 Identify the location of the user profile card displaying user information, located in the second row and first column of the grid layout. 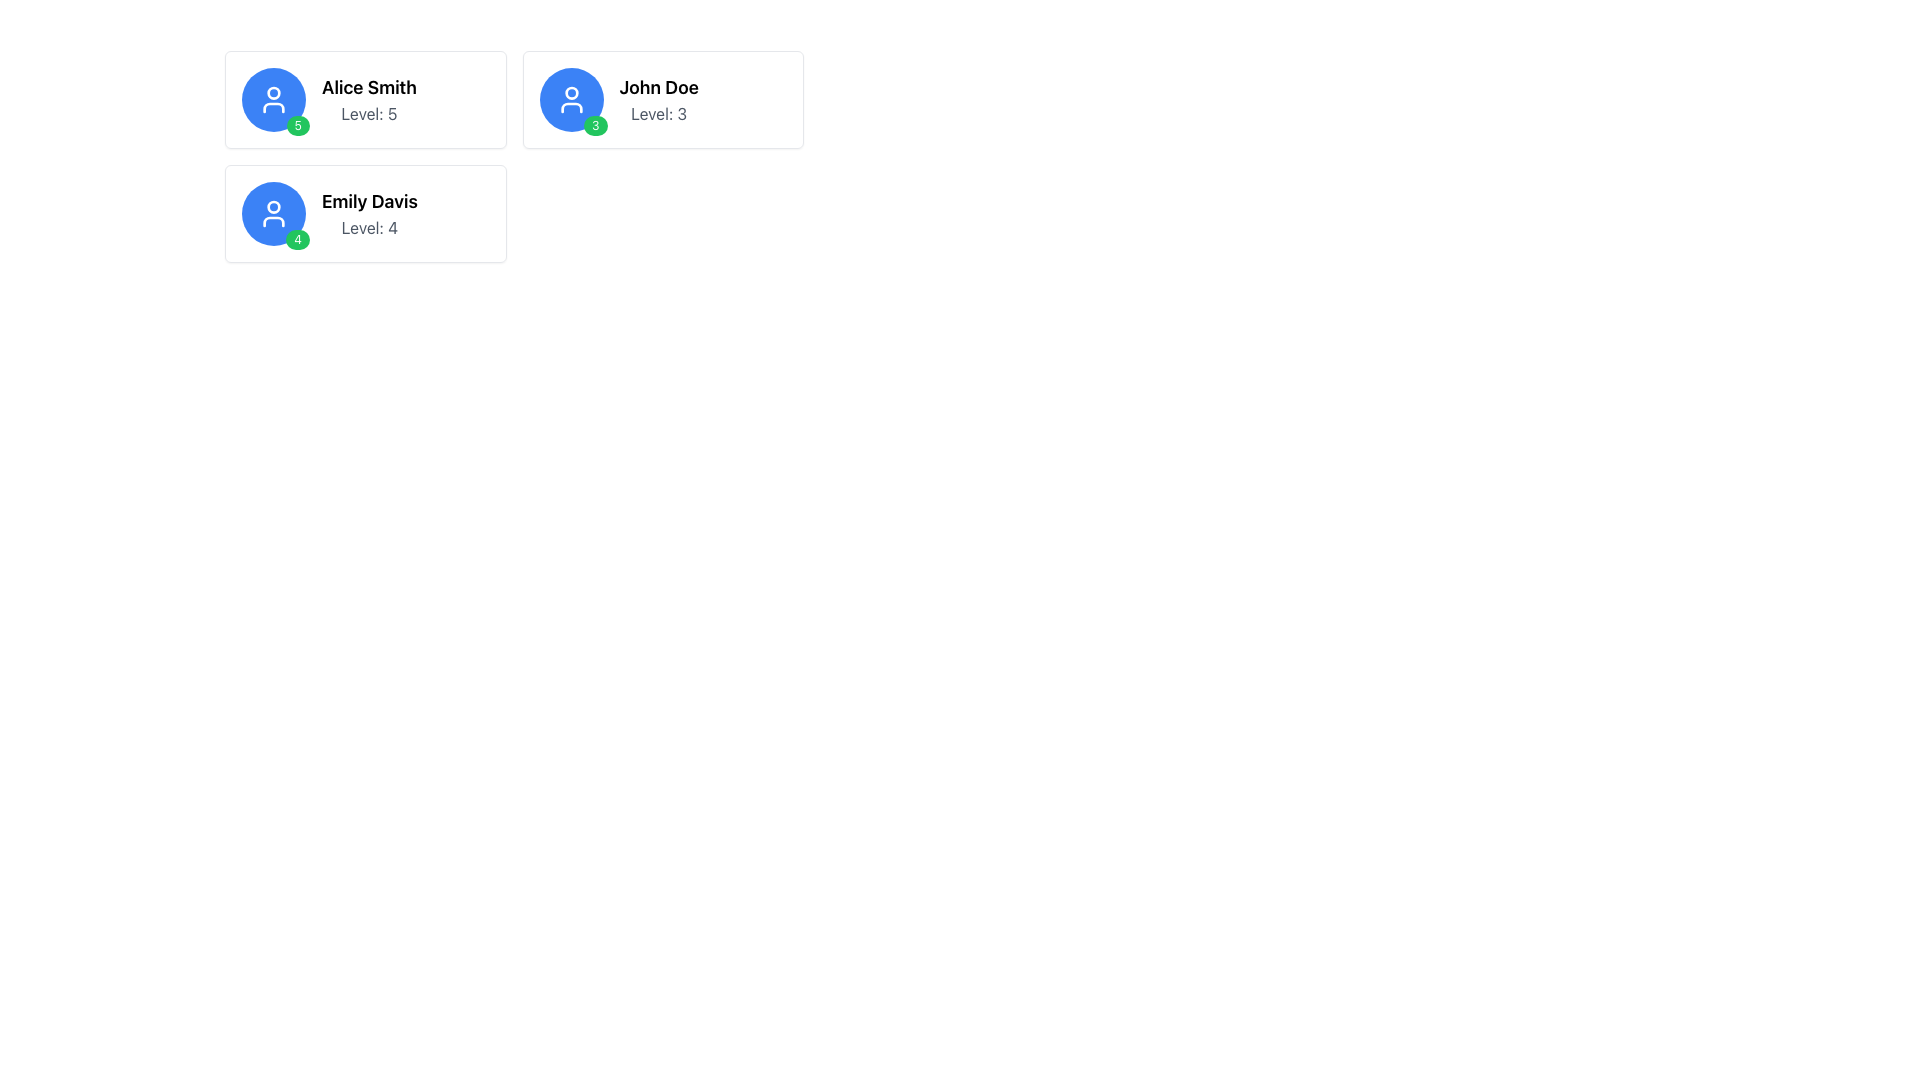
(365, 213).